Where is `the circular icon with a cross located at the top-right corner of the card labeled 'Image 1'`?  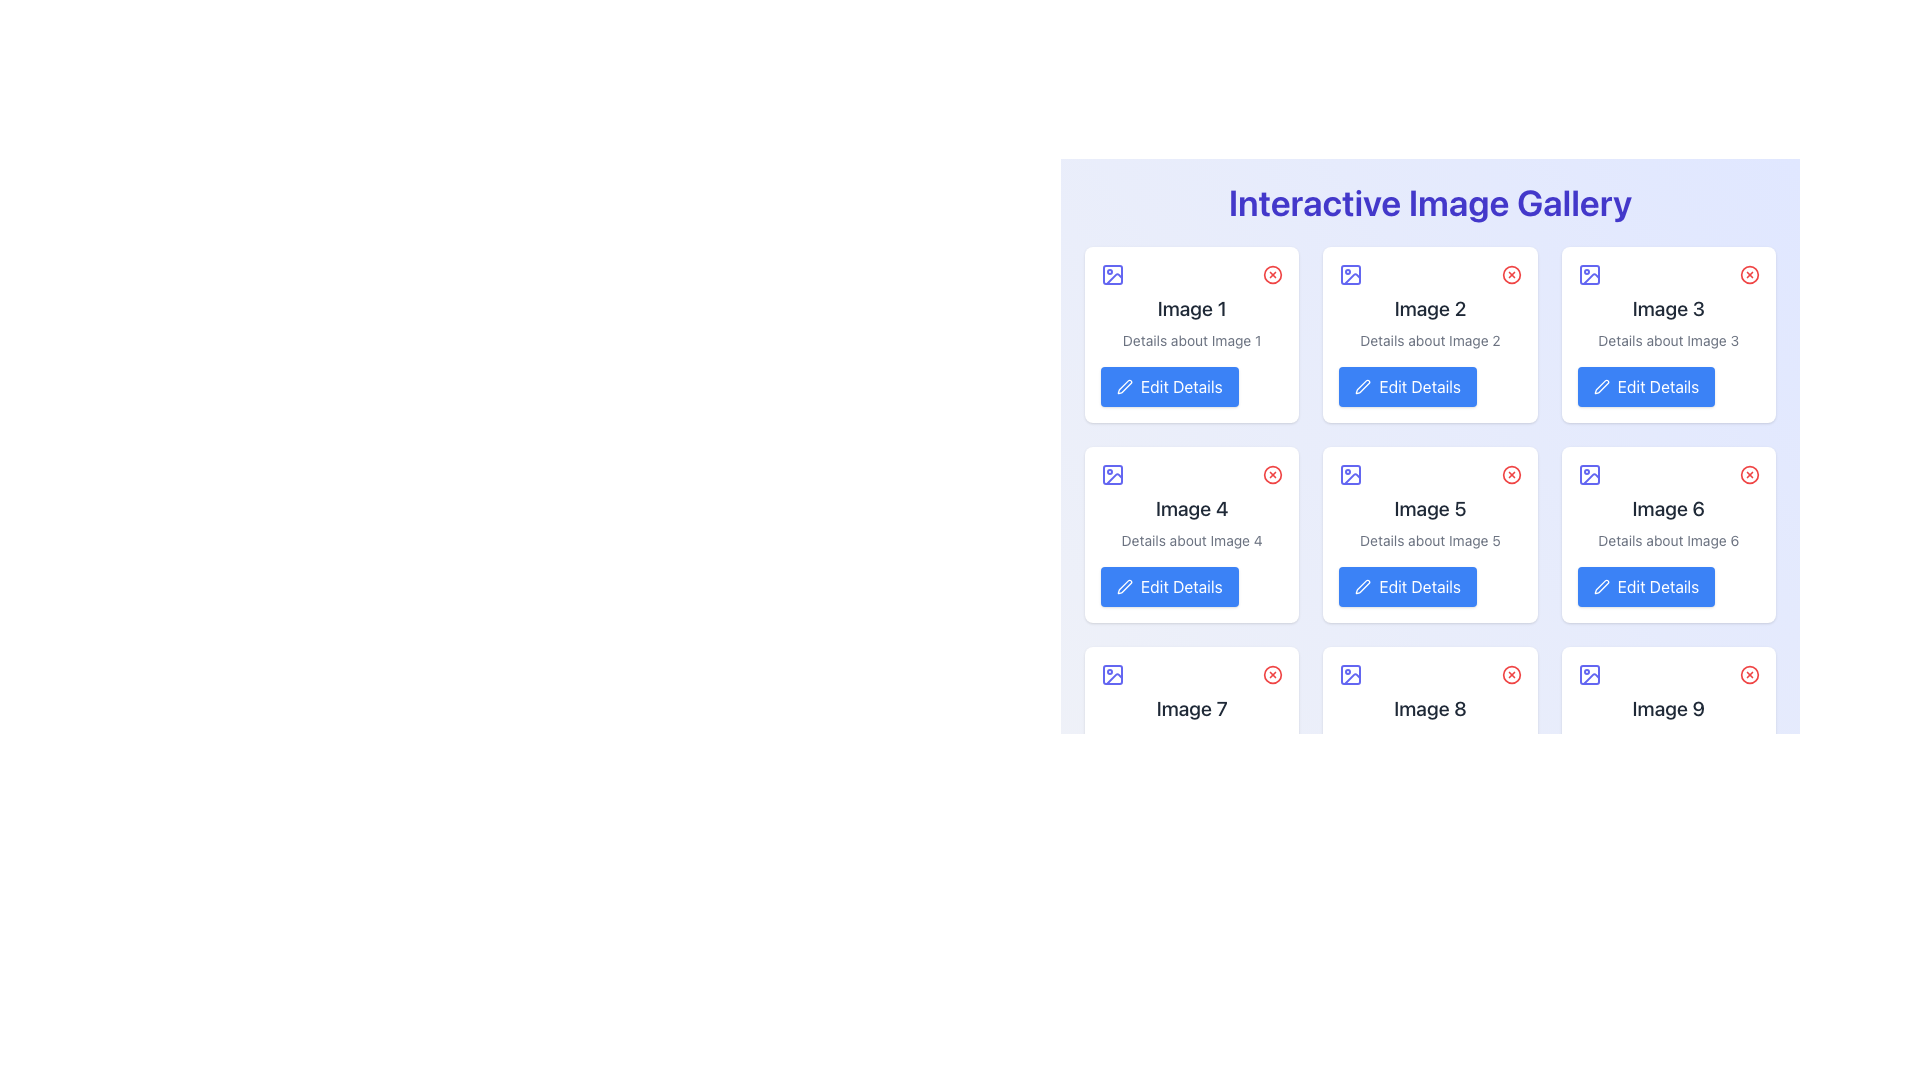 the circular icon with a cross located at the top-right corner of the card labeled 'Image 1' is located at coordinates (1272, 274).